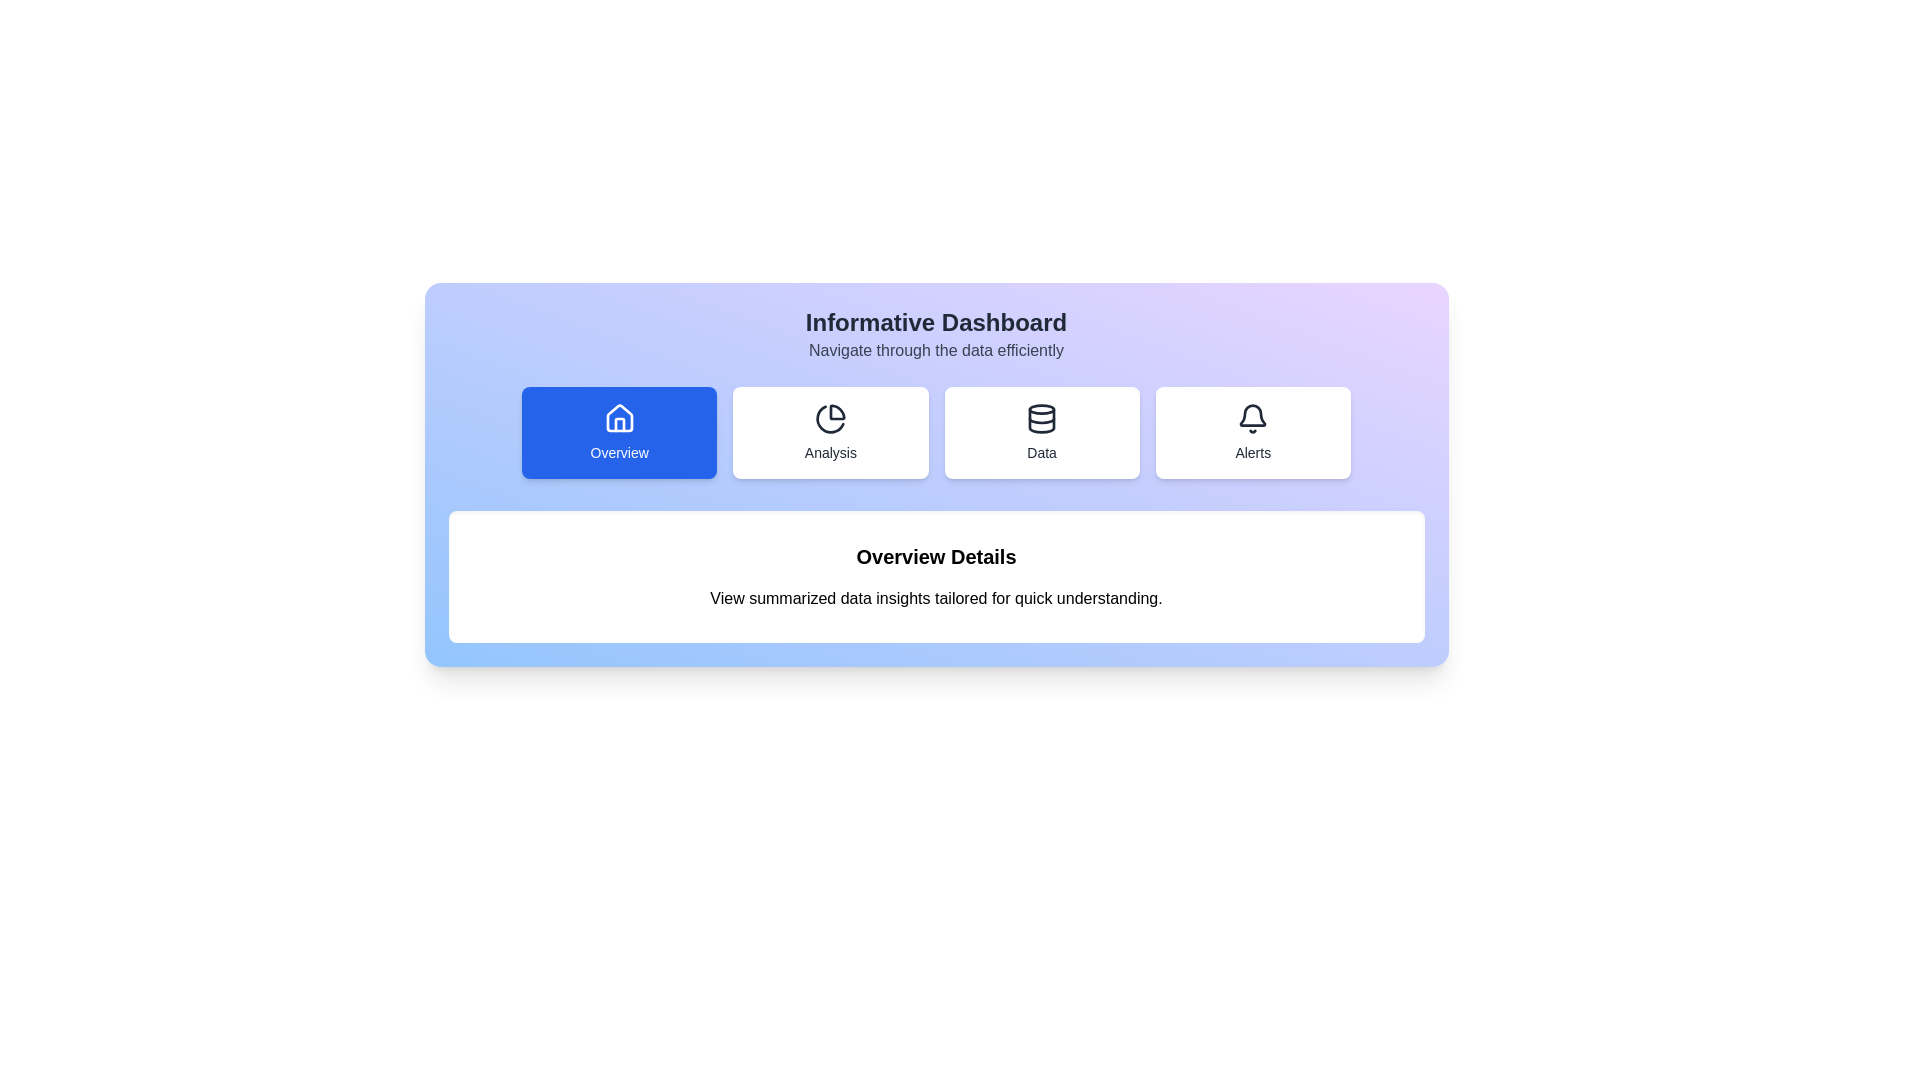 Image resolution: width=1920 pixels, height=1080 pixels. I want to click on the 'Analysis' icon located at the top-center of the interface, which visually represents the 'Analysis' functionality and is positioned above the 'Analysis' text label, so click(830, 418).